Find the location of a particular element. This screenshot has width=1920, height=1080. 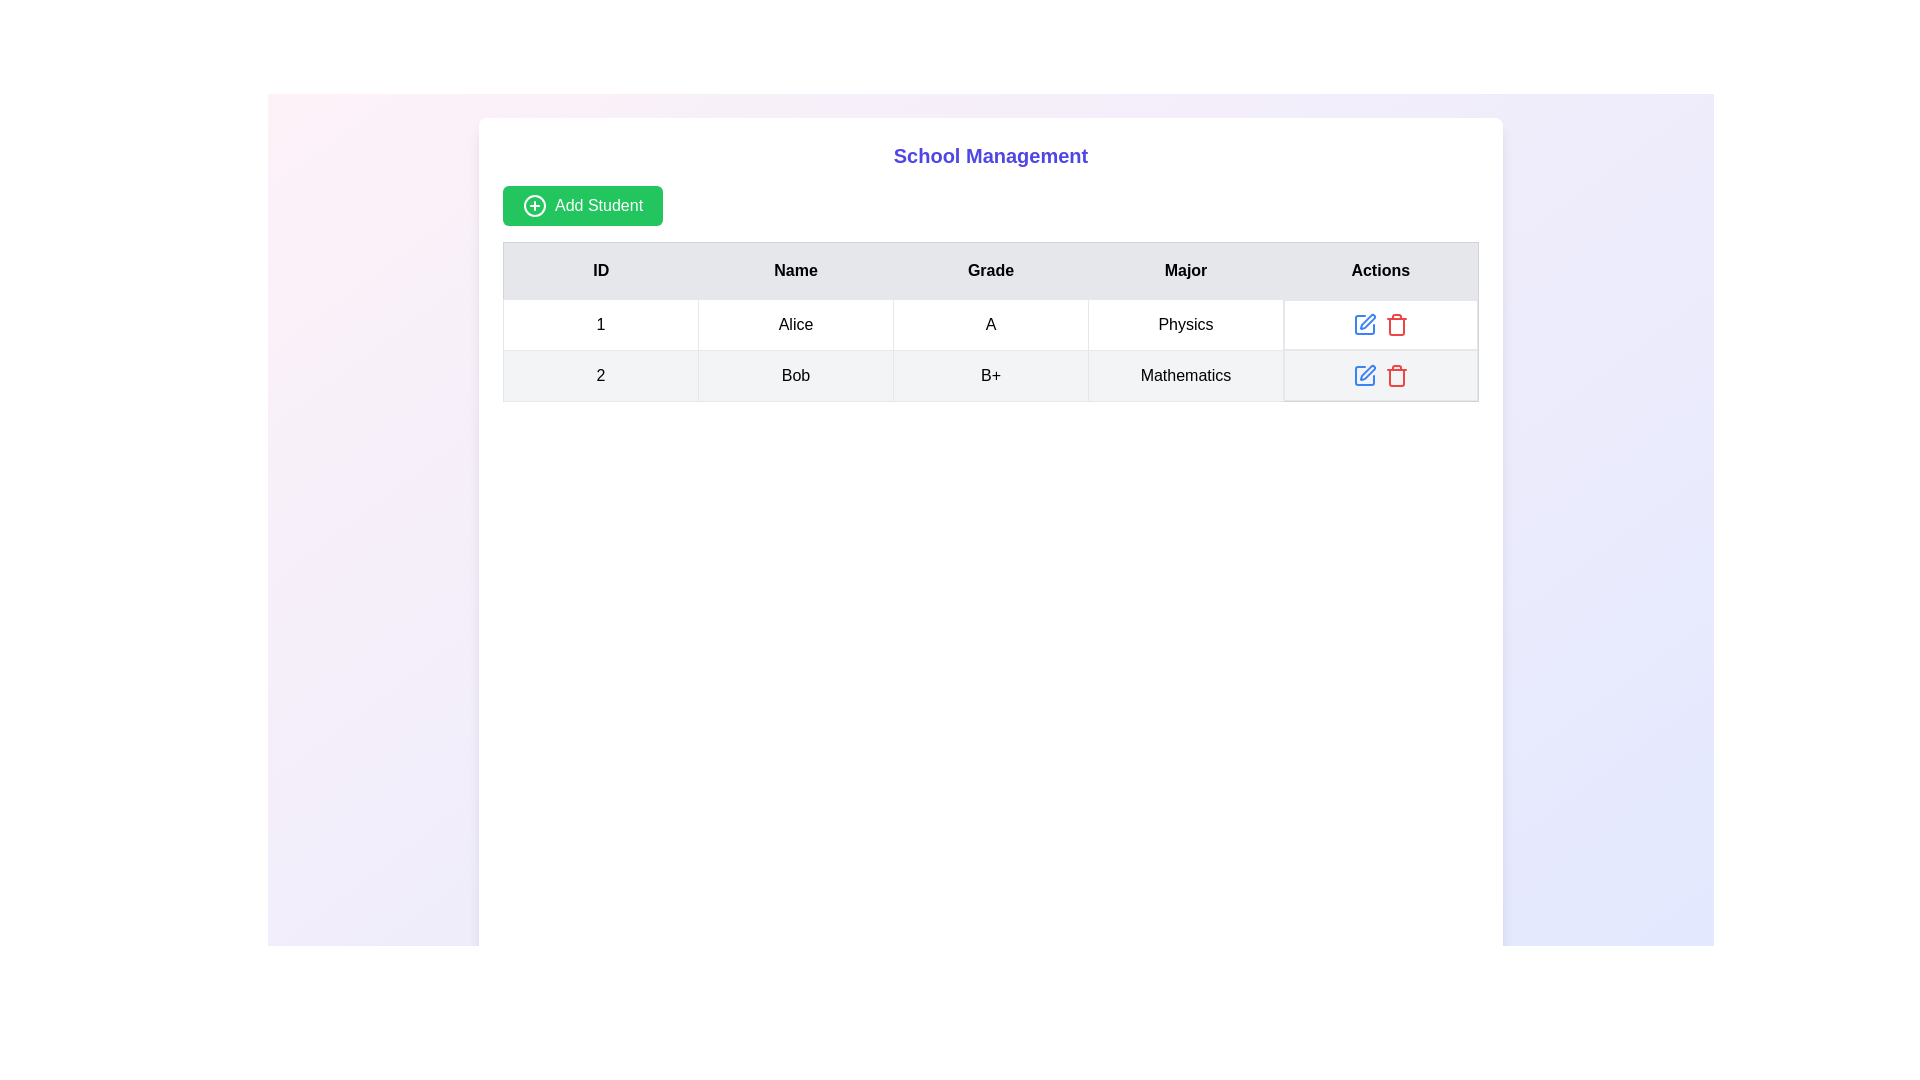

the read-only text display field representing Alice's major in the fourth column of the first row of the table is located at coordinates (1185, 323).